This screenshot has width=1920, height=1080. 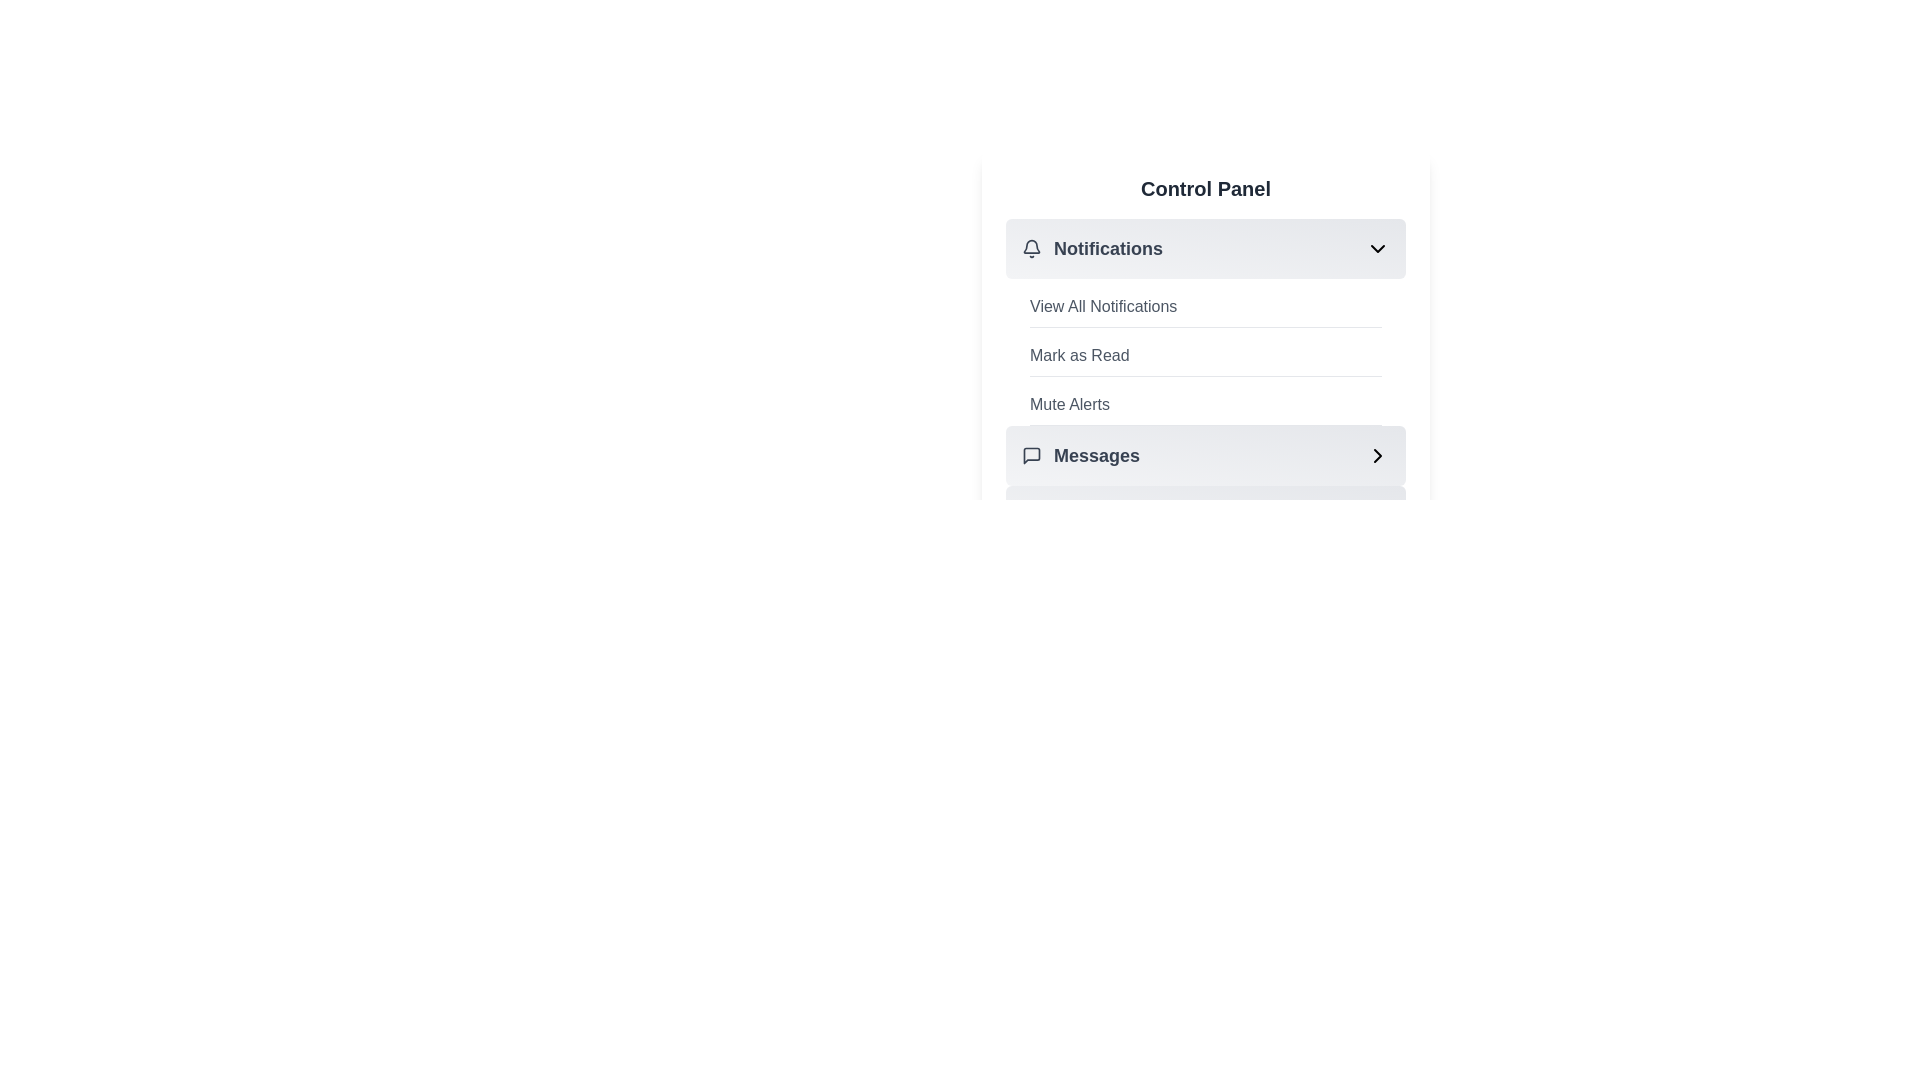 I want to click on the speech bubble icon in the 'Messages' section of the control panel UI, which signifies a message or comment functionality, so click(x=1032, y=455).